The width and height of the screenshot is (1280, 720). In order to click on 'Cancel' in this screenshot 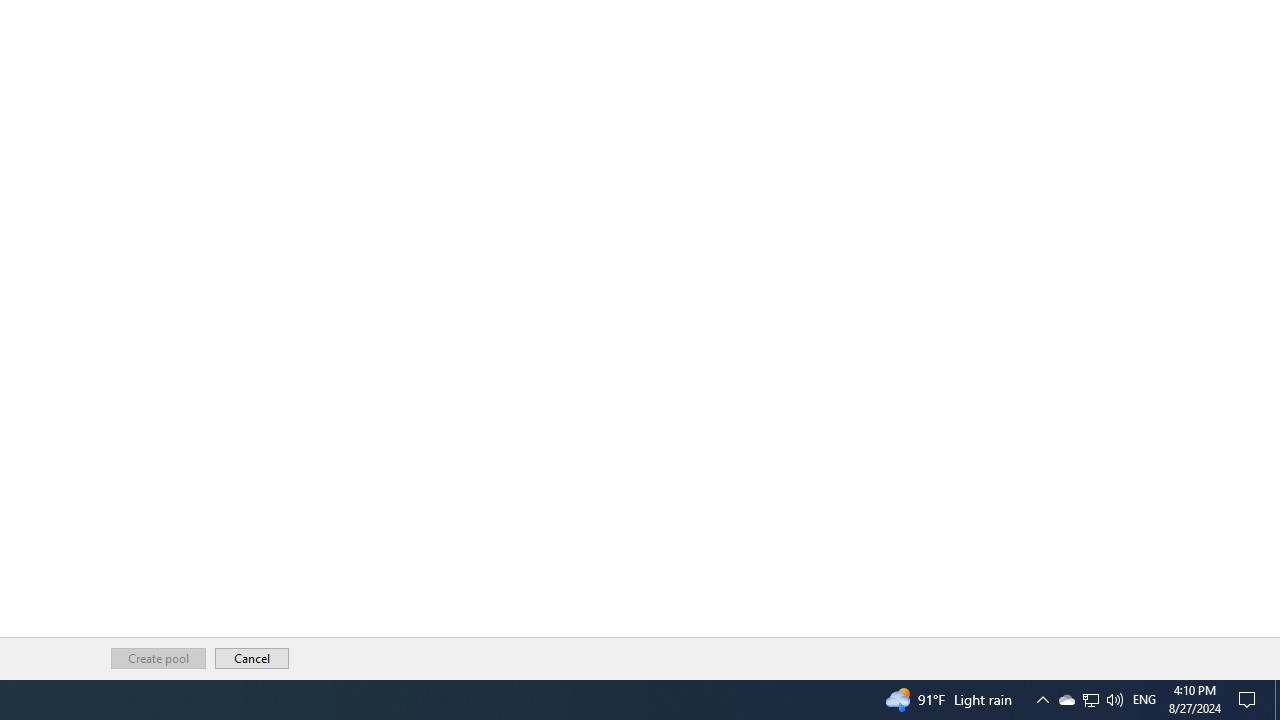, I will do `click(251, 658)`.